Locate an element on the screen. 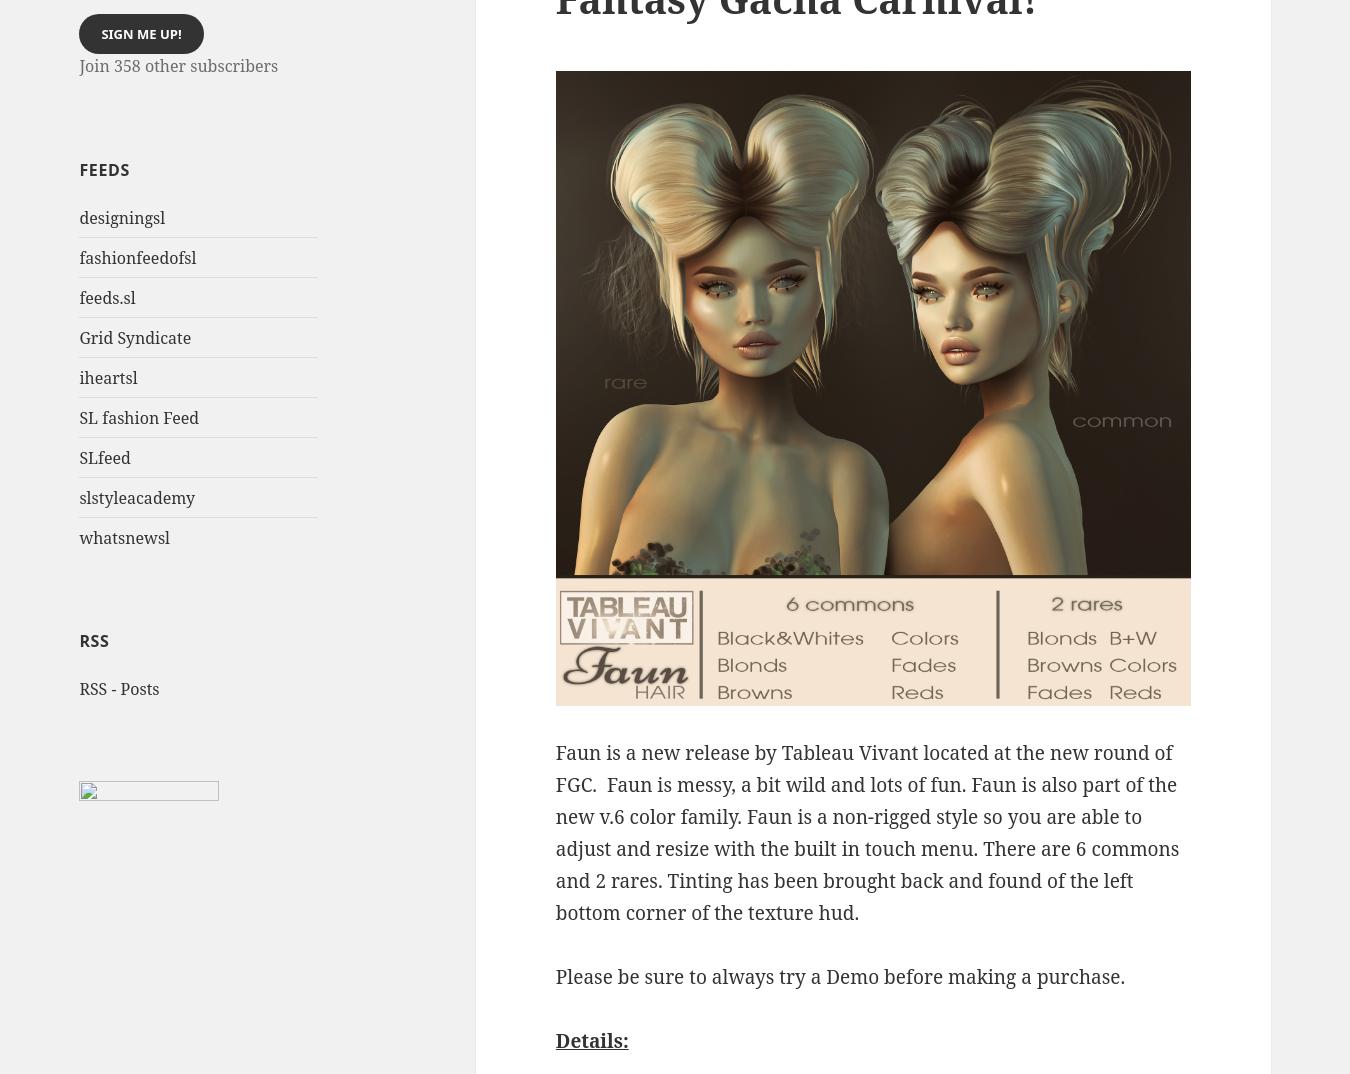 The image size is (1350, 1074). 'Please be sure to always try a Demo before making a purchase.' is located at coordinates (553, 975).